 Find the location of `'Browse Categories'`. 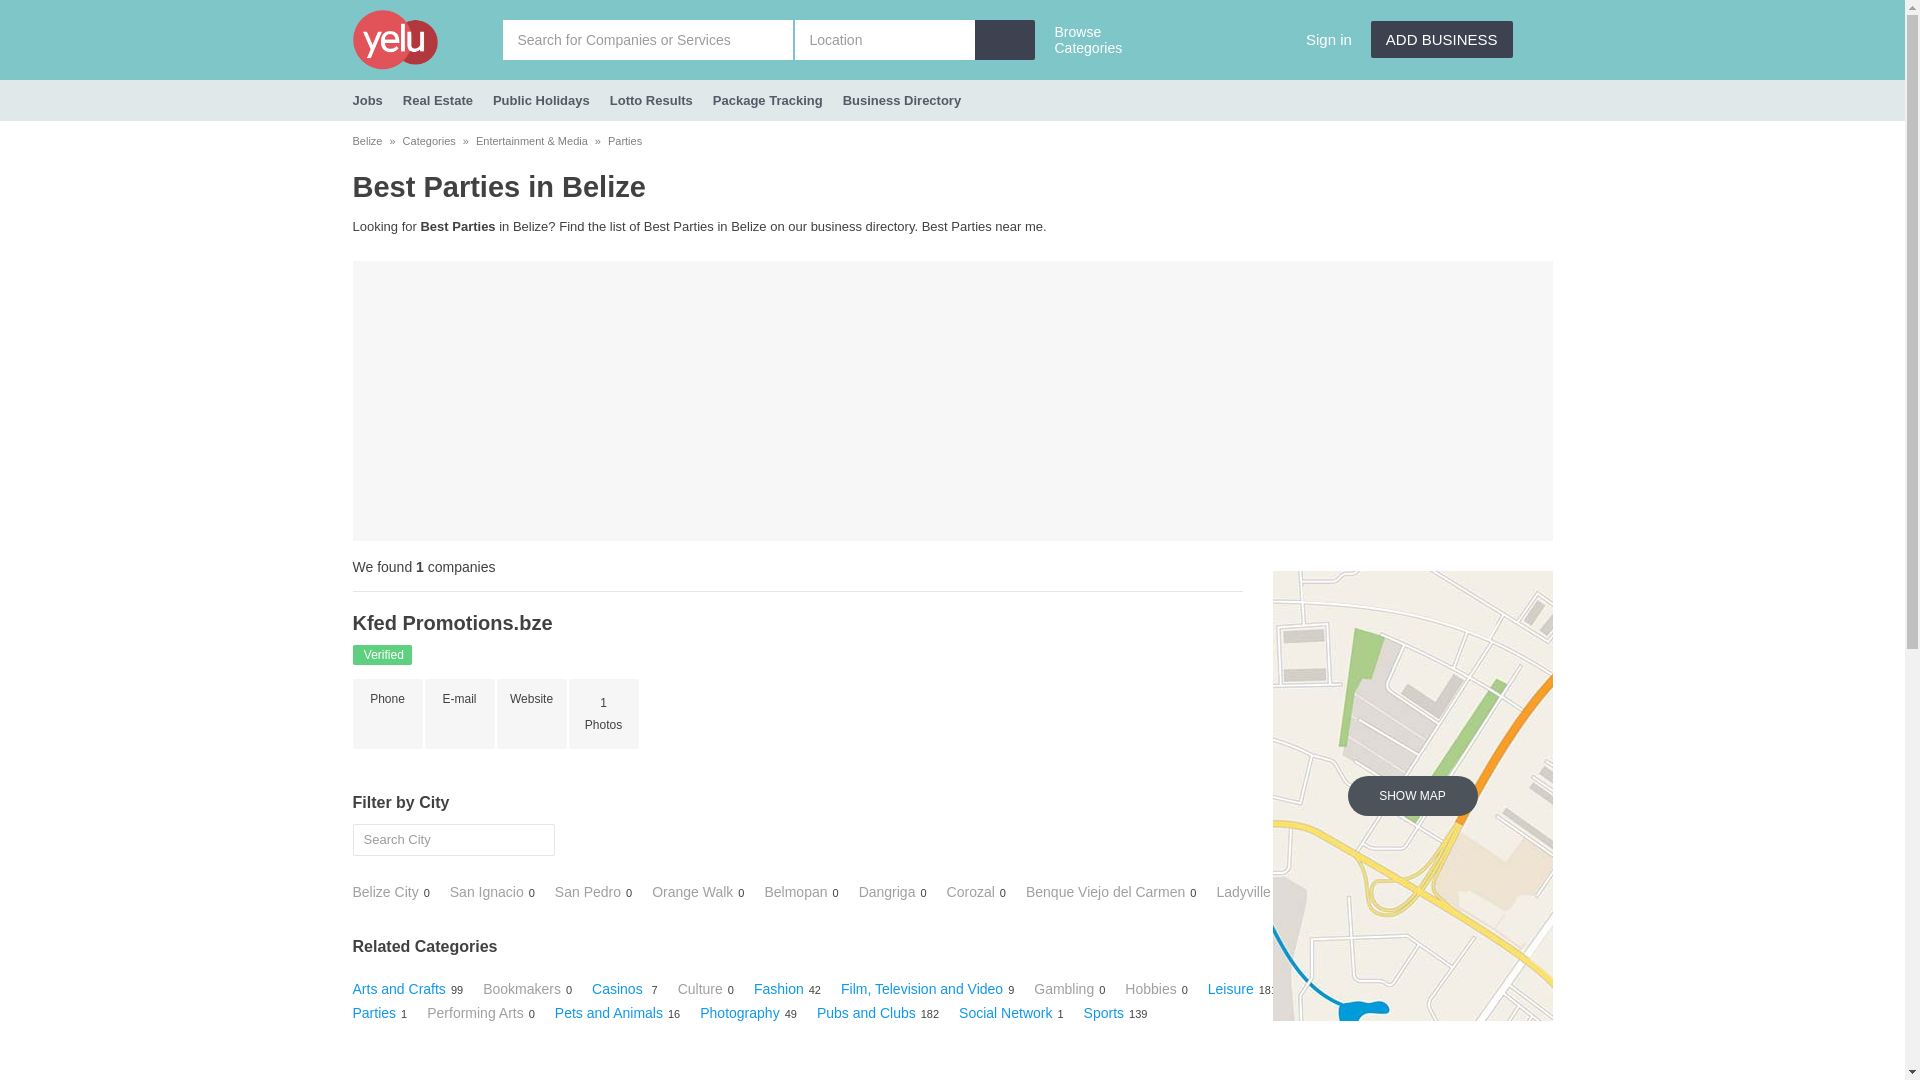

'Browse Categories' is located at coordinates (1093, 42).